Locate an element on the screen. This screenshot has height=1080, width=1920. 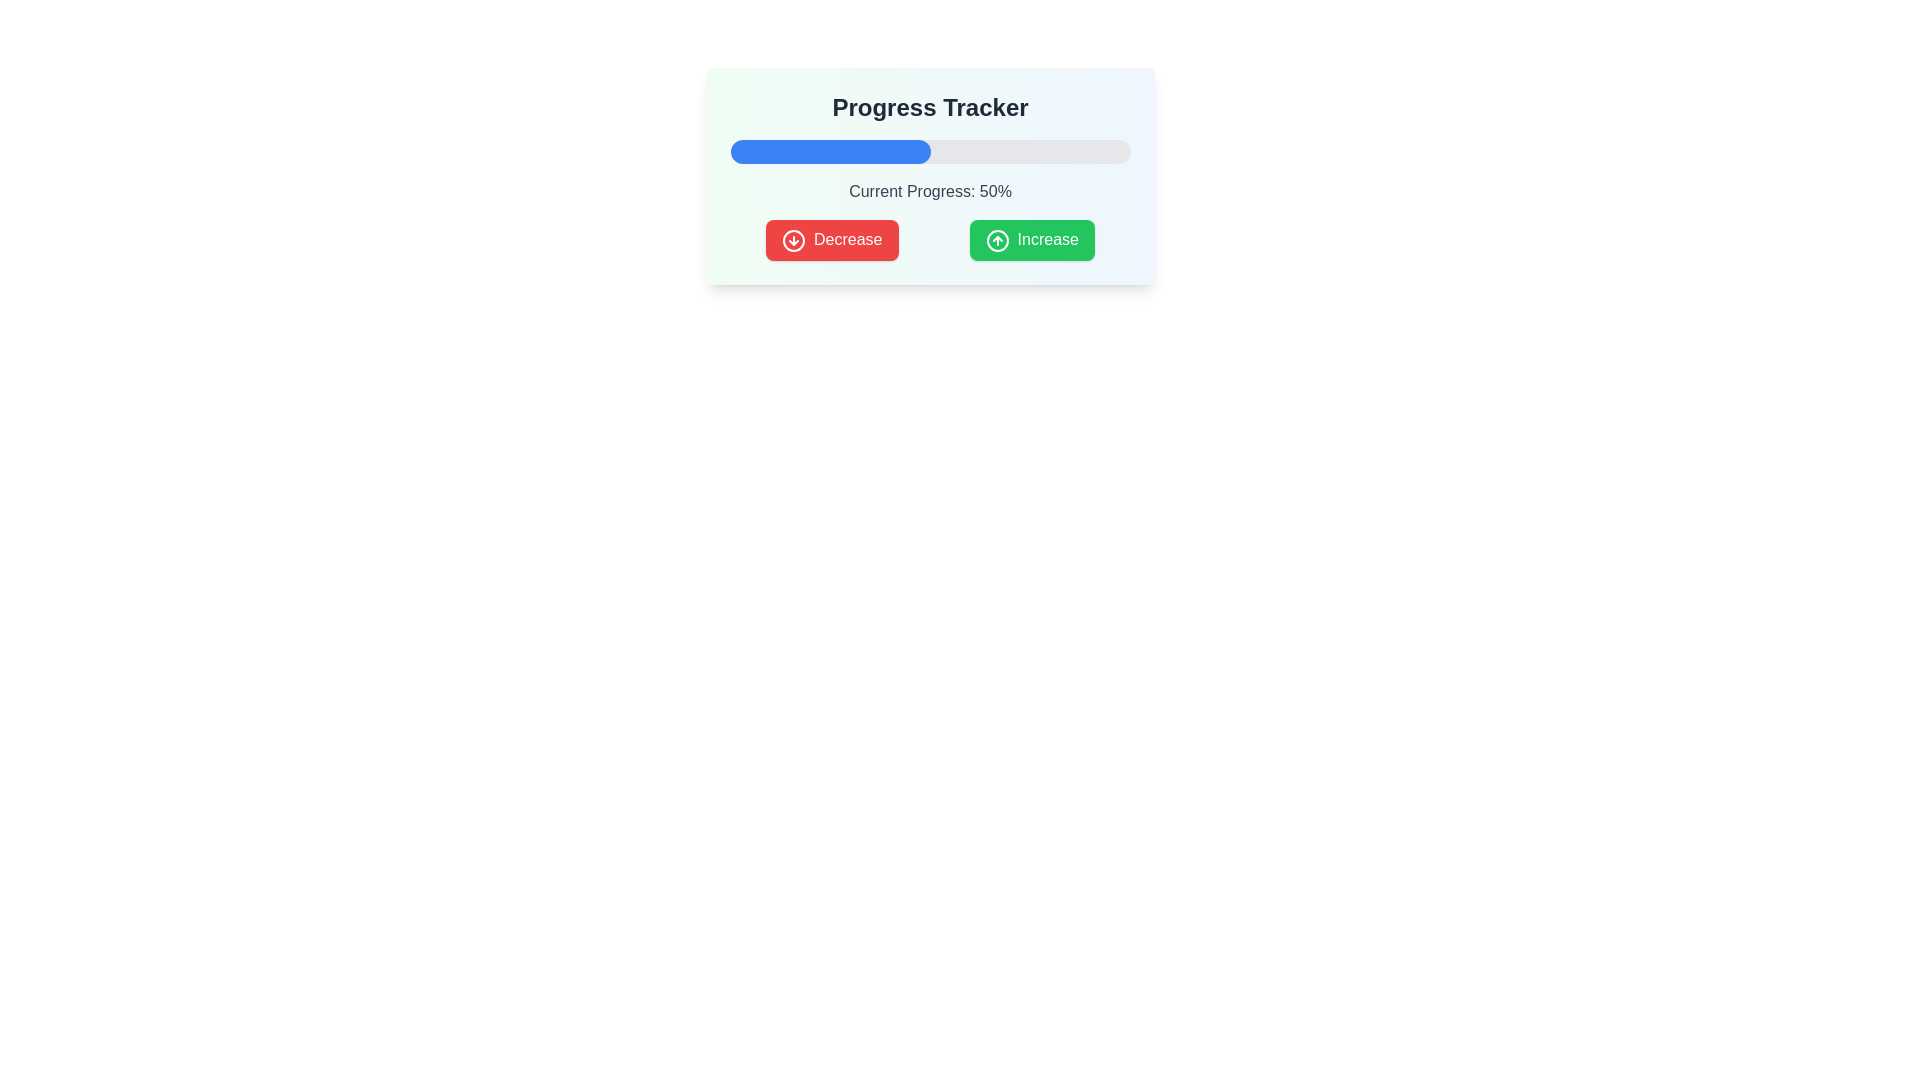
the 'Decrease' button with a red background and white borders, which features bold white text and a downward arrow icon is located at coordinates (832, 239).